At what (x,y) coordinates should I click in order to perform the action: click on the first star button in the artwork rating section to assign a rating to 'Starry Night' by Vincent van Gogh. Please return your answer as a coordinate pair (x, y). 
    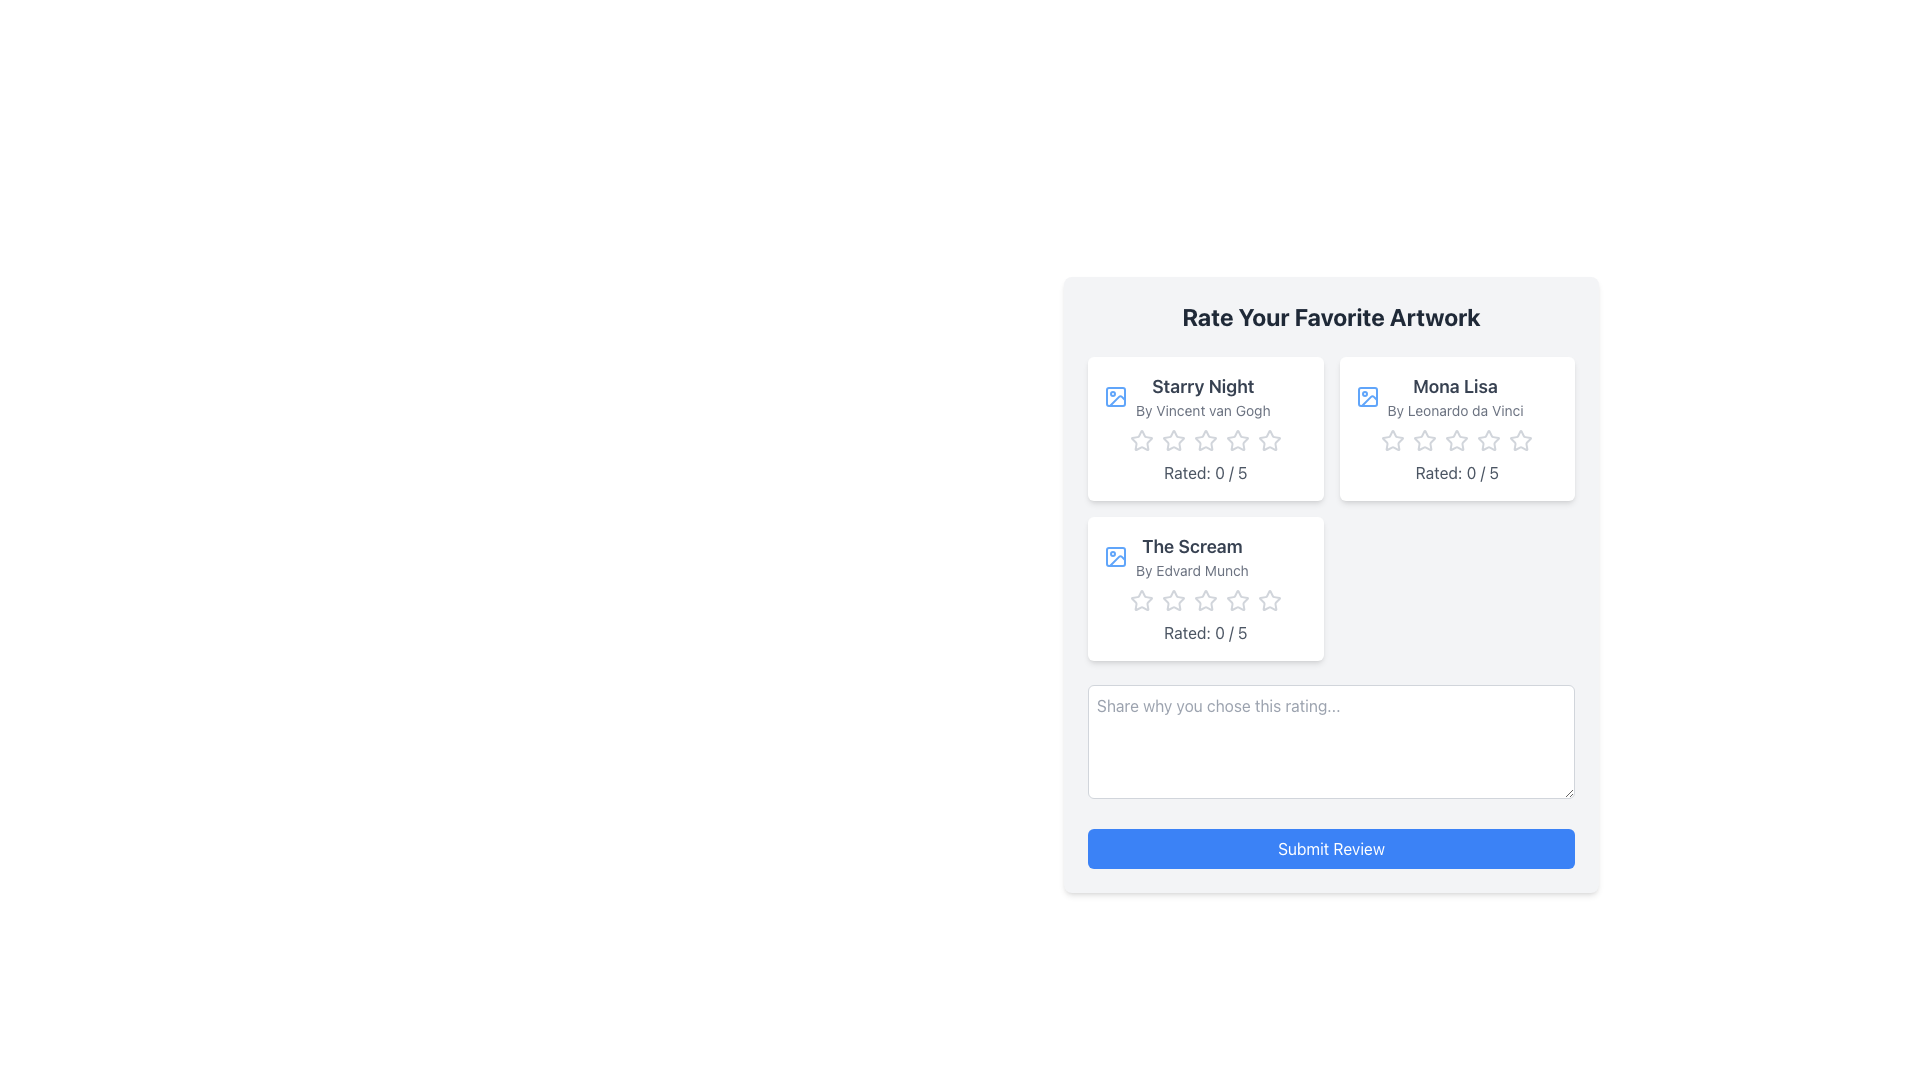
    Looking at the image, I should click on (1141, 439).